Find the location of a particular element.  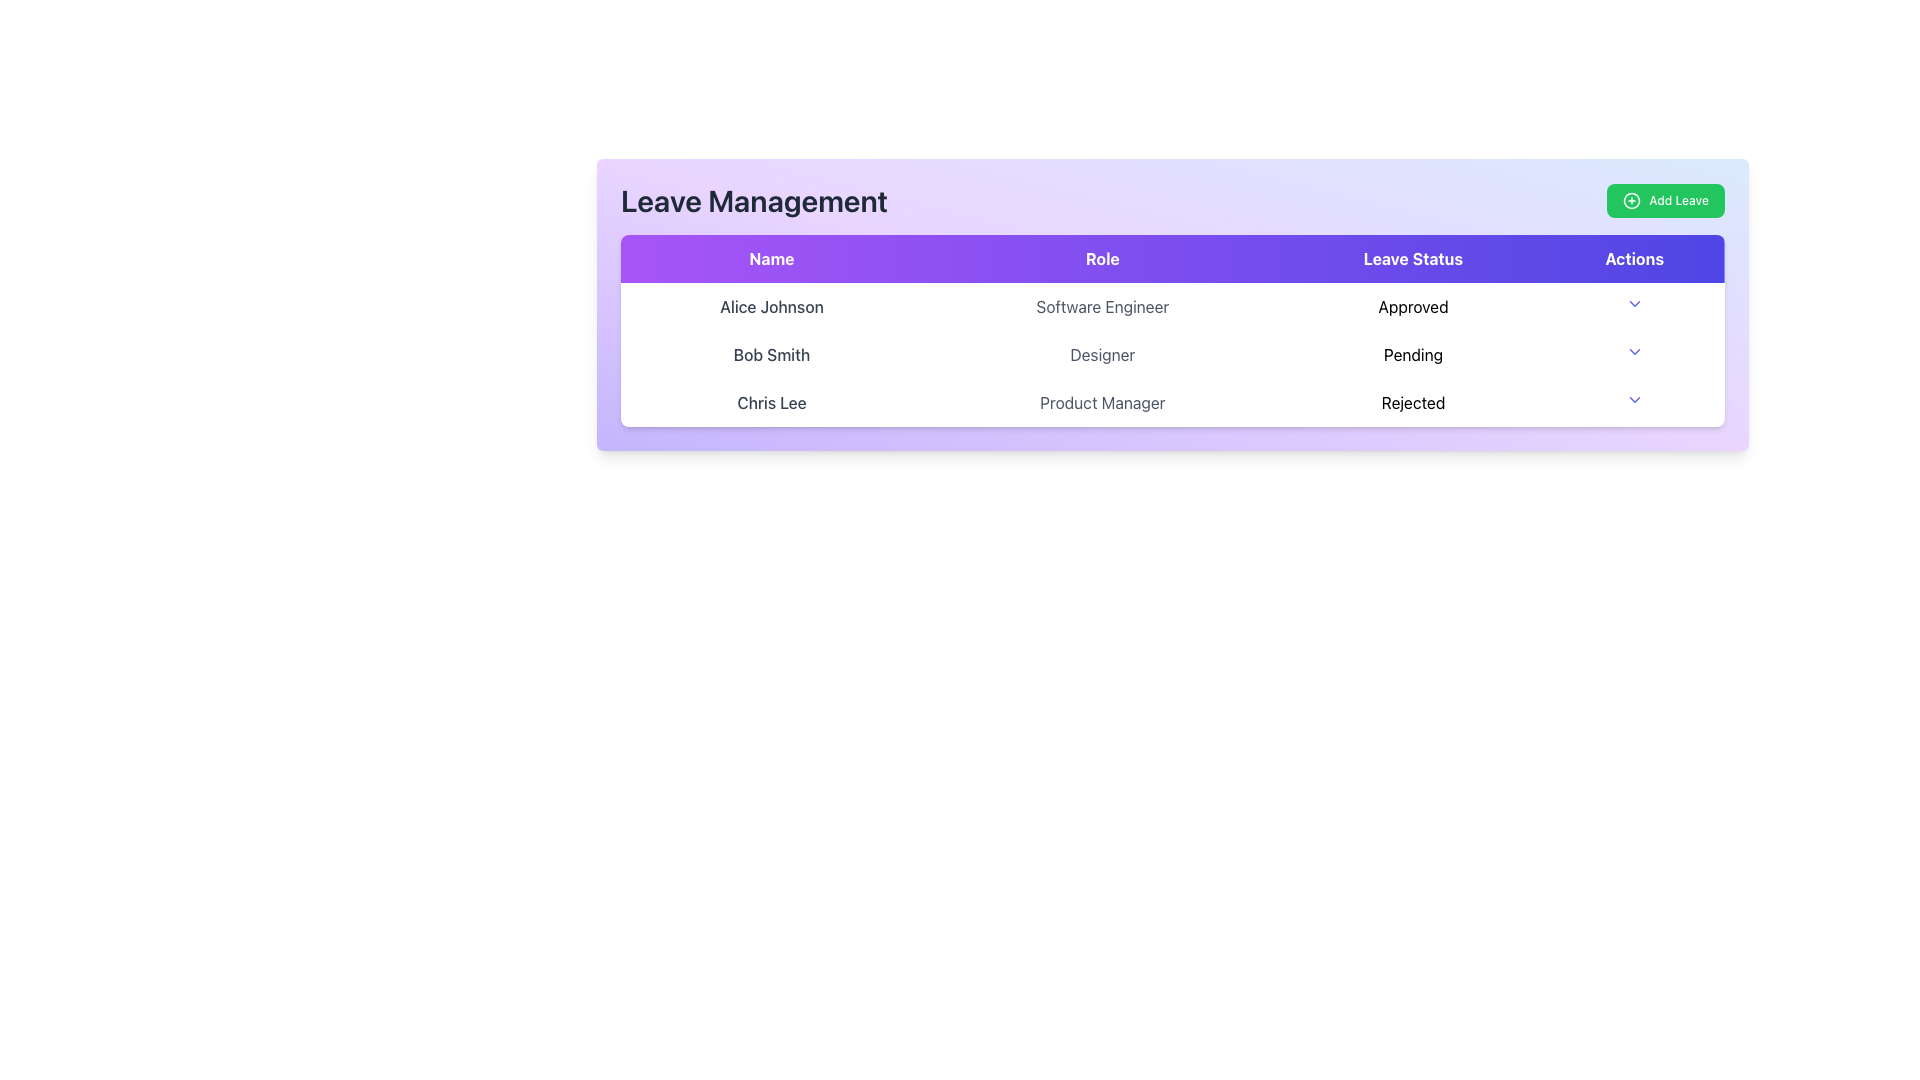

the third row in the 'Leave Management' table is located at coordinates (1172, 402).